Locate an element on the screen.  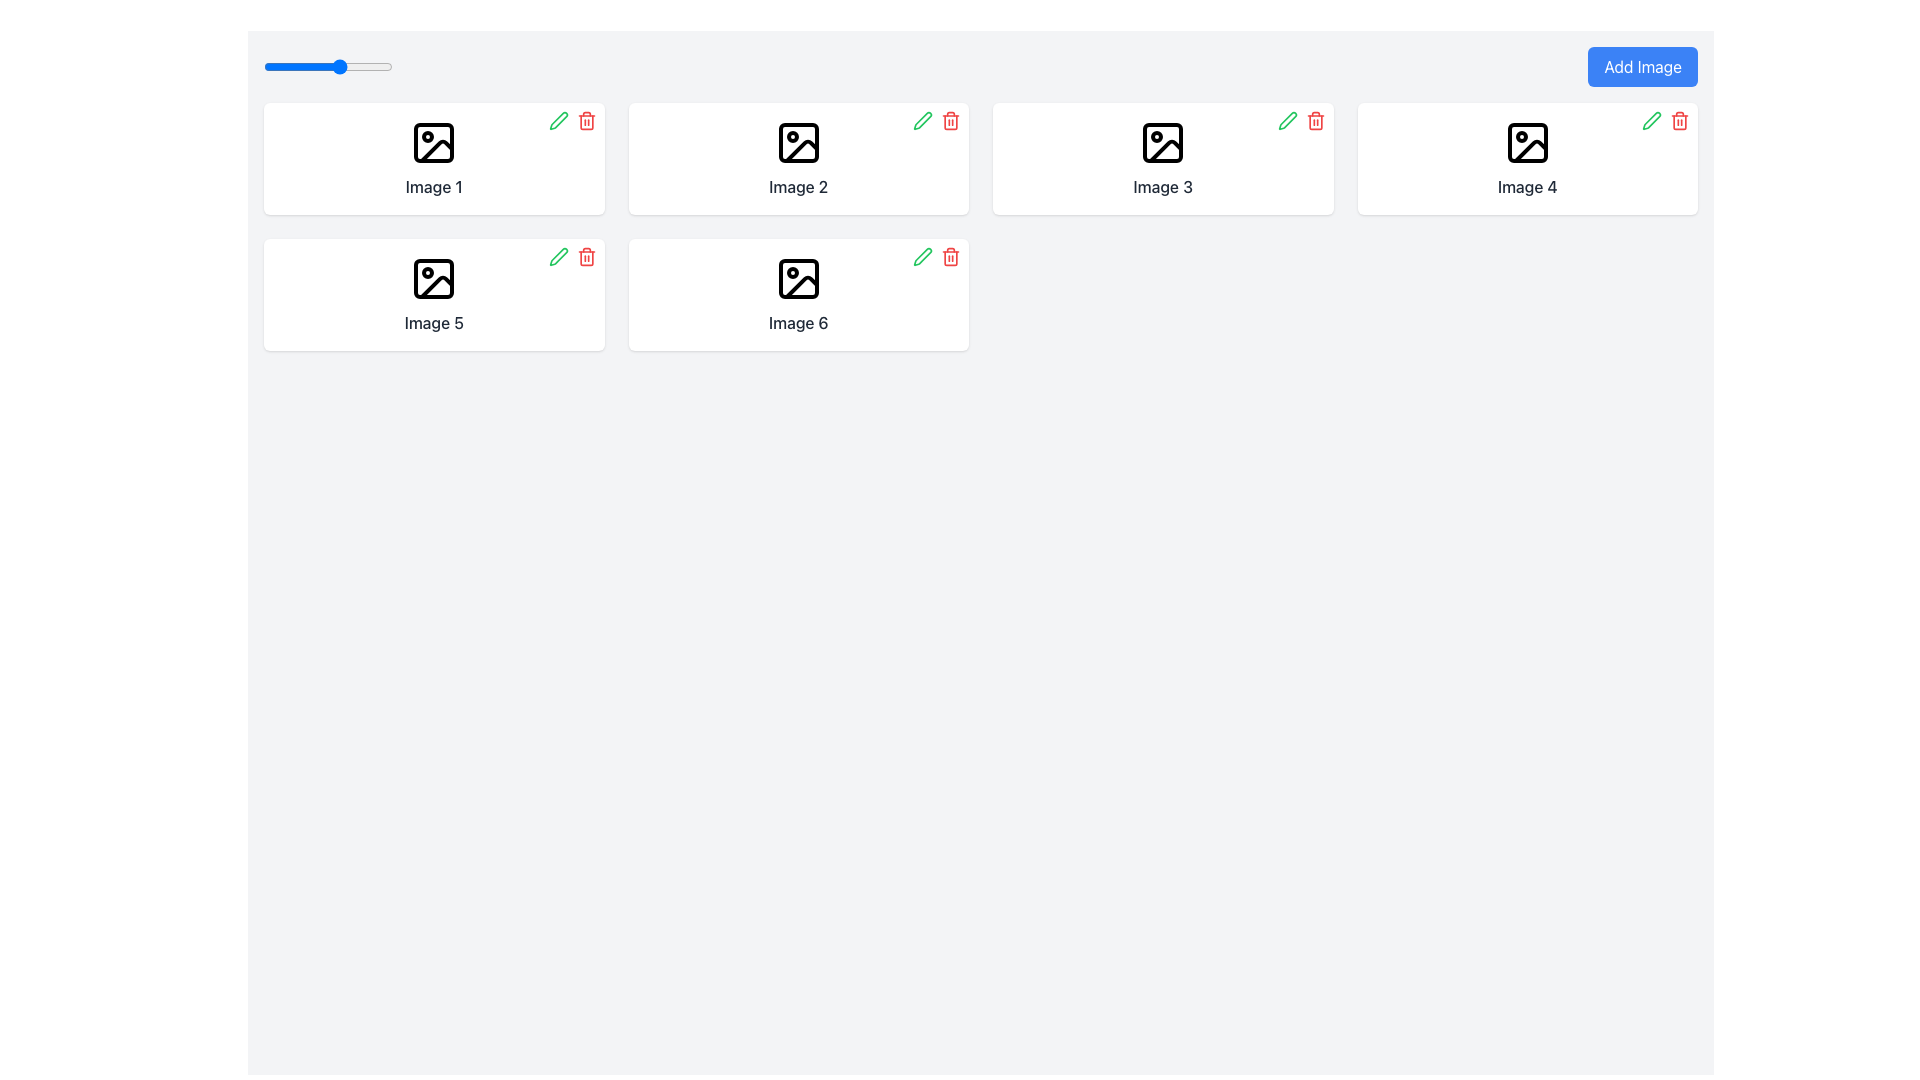
the icon representing an image placeholder in the first cell labeled 'Image 1', which features a rectangle with a circular shape and a diagonal line is located at coordinates (433, 141).